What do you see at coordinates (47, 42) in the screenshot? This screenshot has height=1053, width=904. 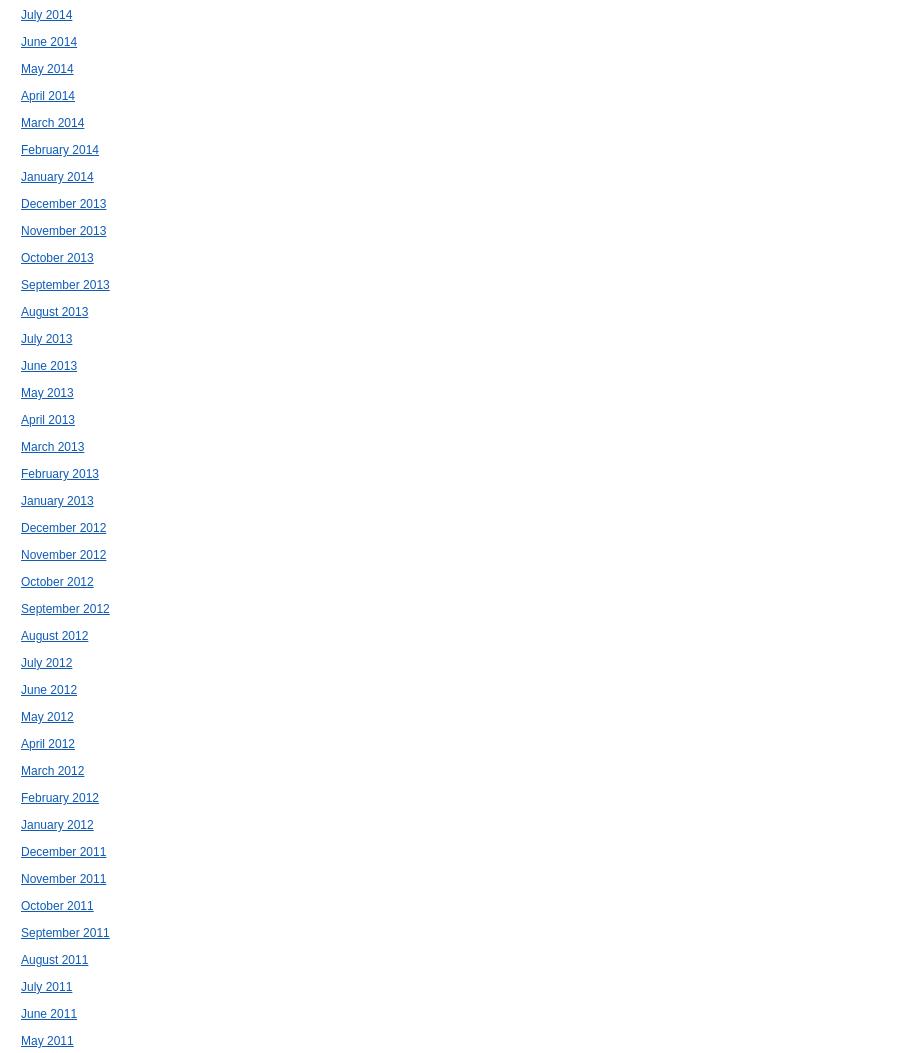 I see `'June 2014'` at bounding box center [47, 42].